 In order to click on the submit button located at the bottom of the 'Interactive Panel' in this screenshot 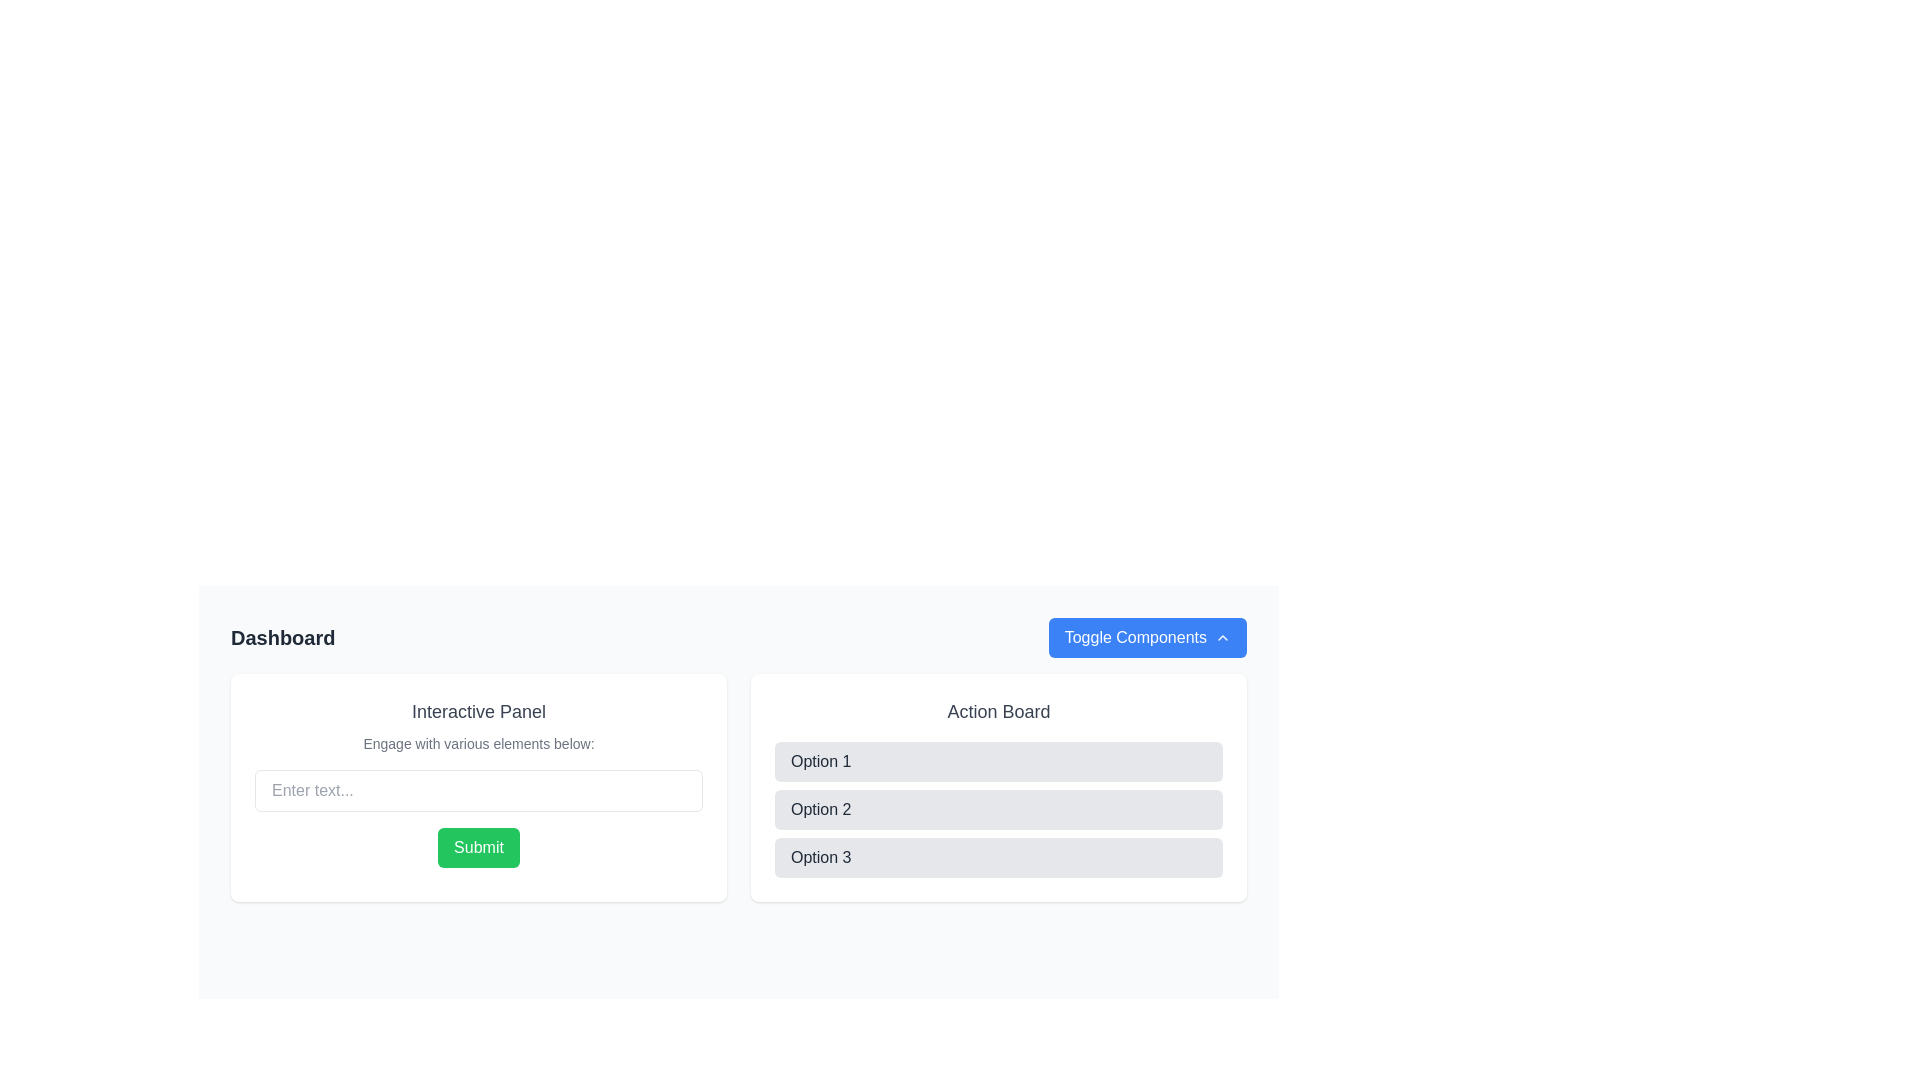, I will do `click(478, 848)`.